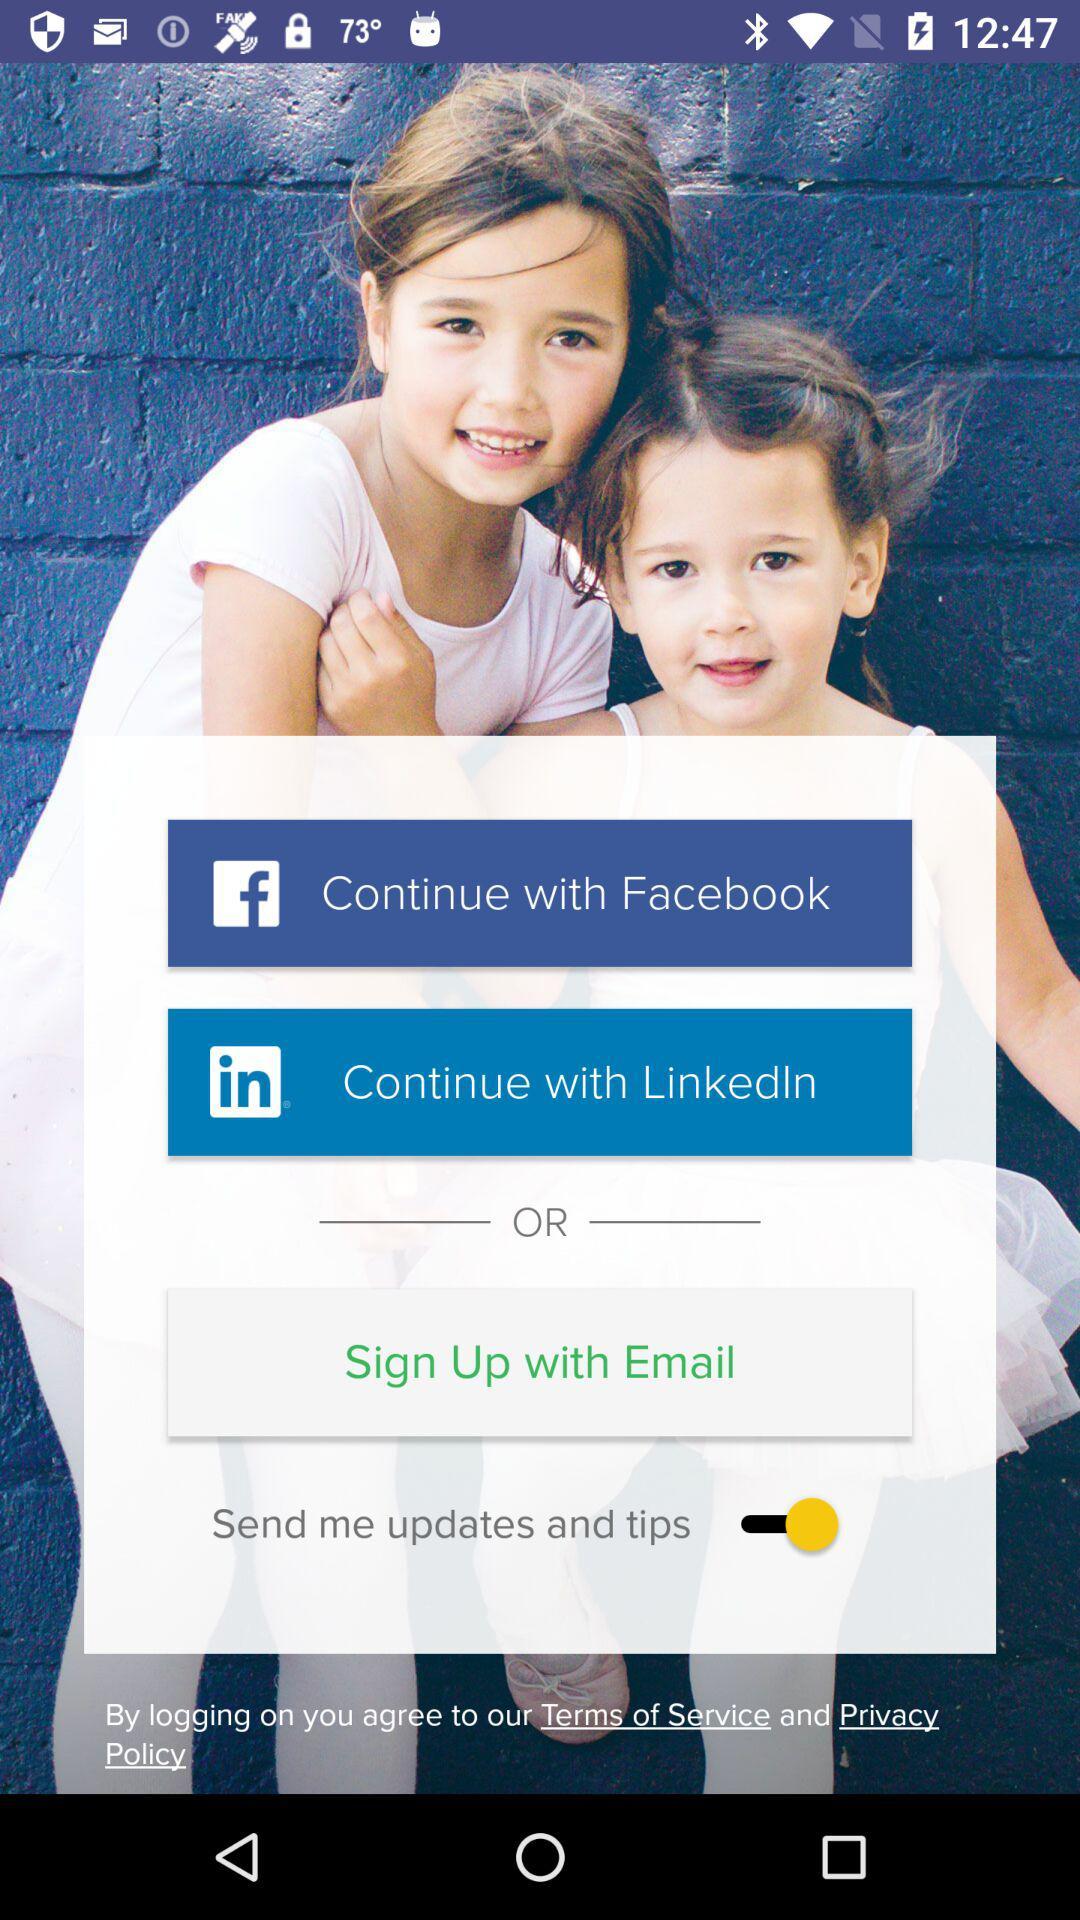 The width and height of the screenshot is (1080, 1920). I want to click on the item above the by logging on icon, so click(784, 1523).